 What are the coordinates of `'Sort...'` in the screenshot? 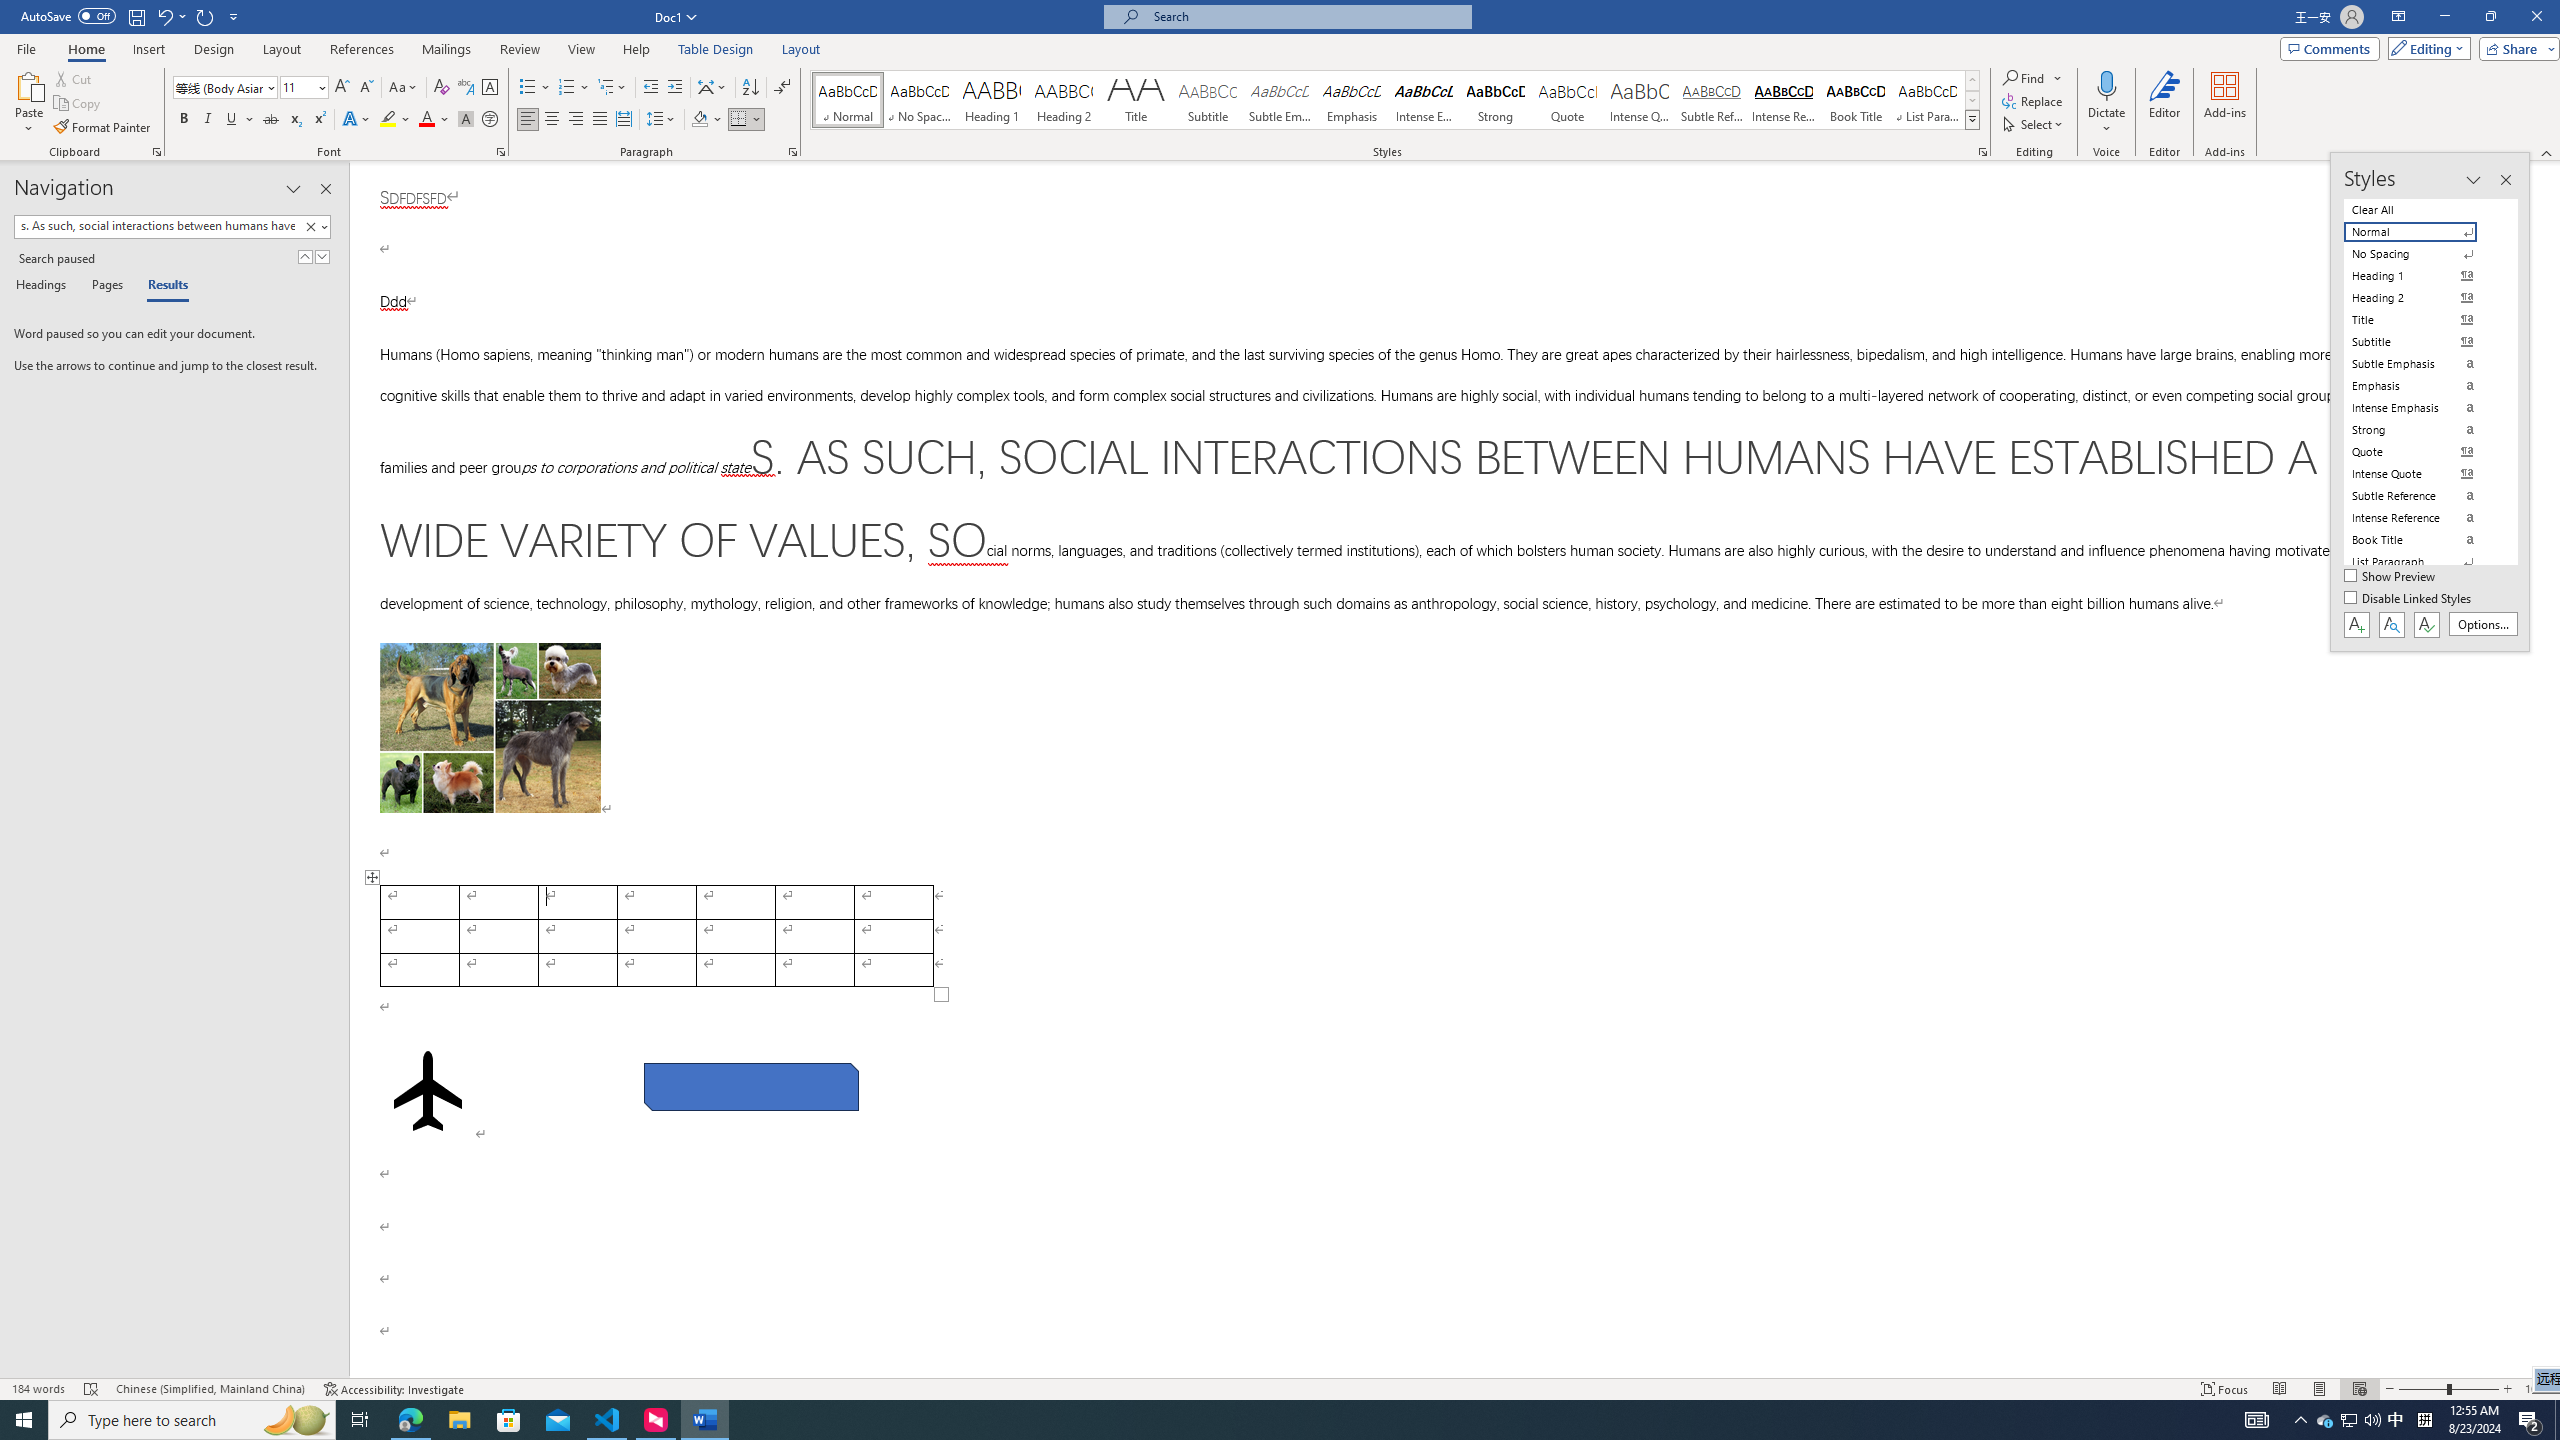 It's located at (750, 87).